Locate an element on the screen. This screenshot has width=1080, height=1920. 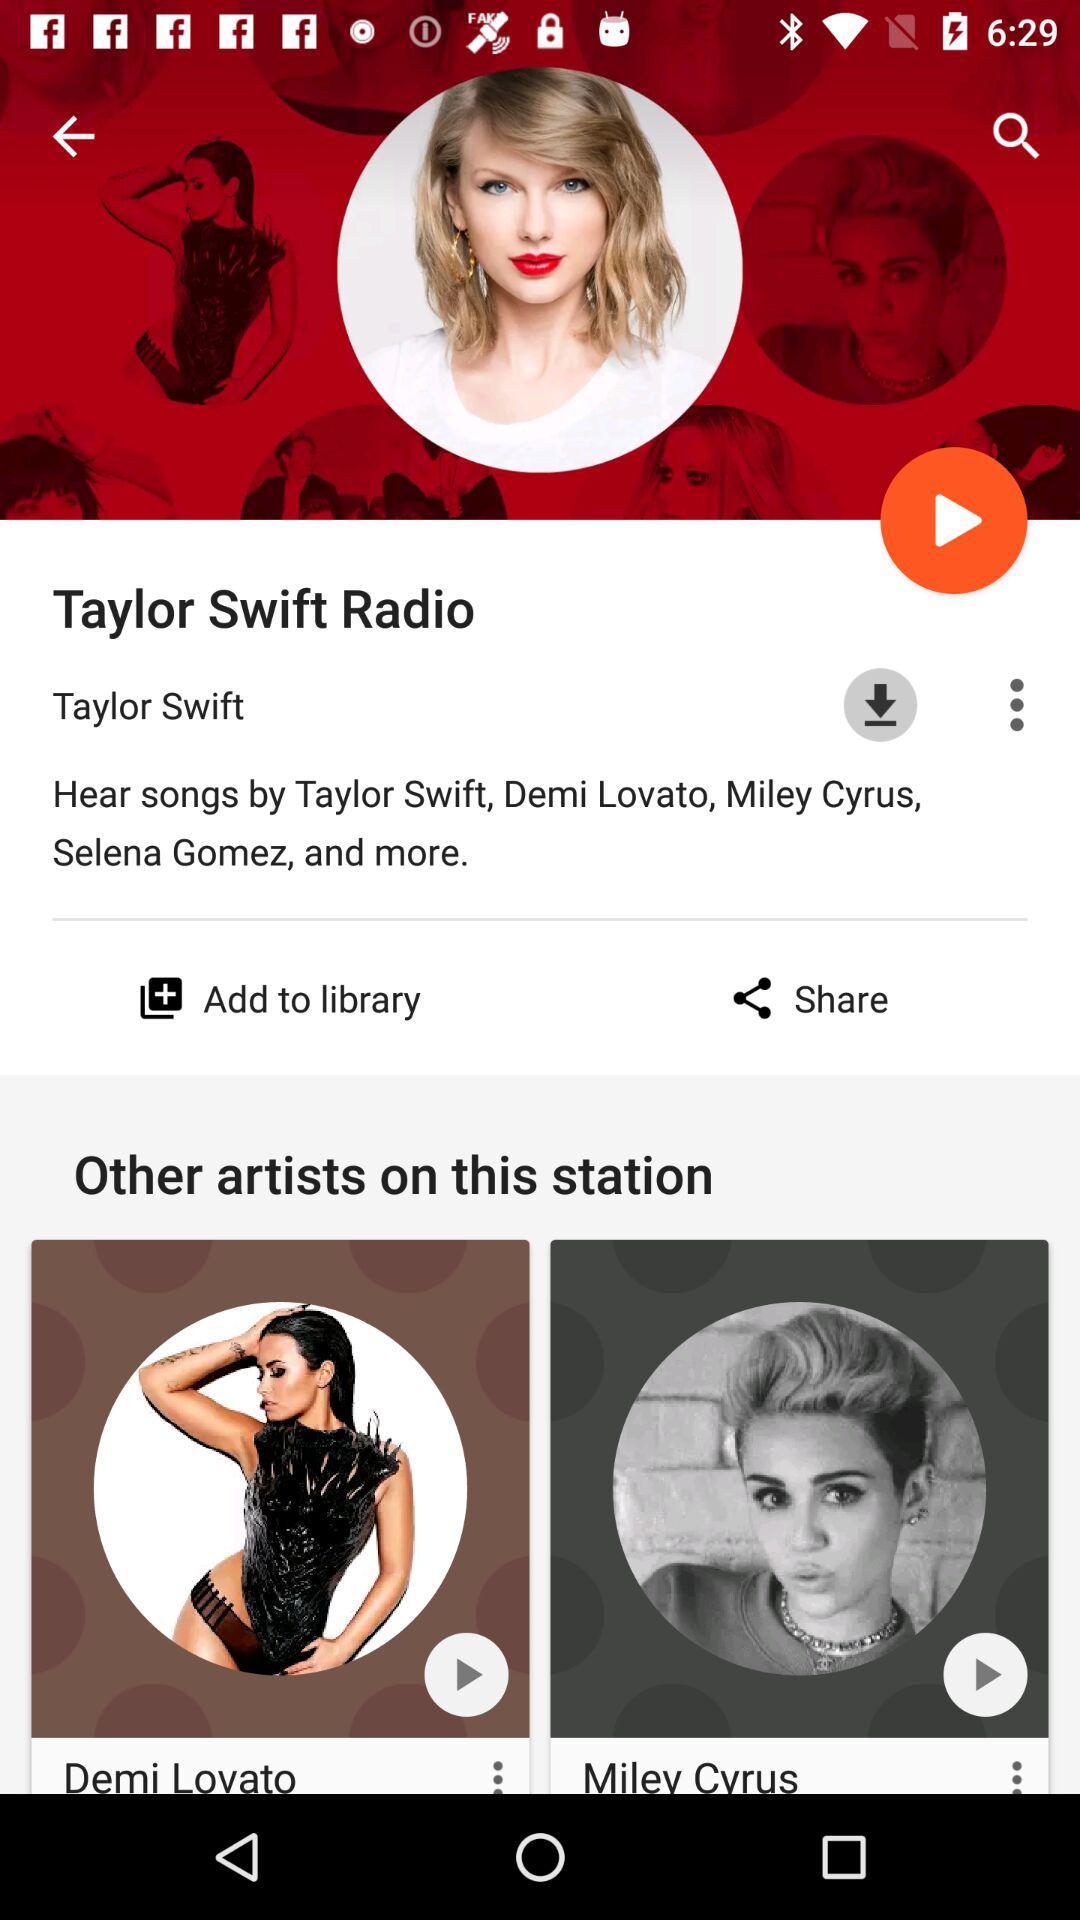
share is located at coordinates (804, 998).